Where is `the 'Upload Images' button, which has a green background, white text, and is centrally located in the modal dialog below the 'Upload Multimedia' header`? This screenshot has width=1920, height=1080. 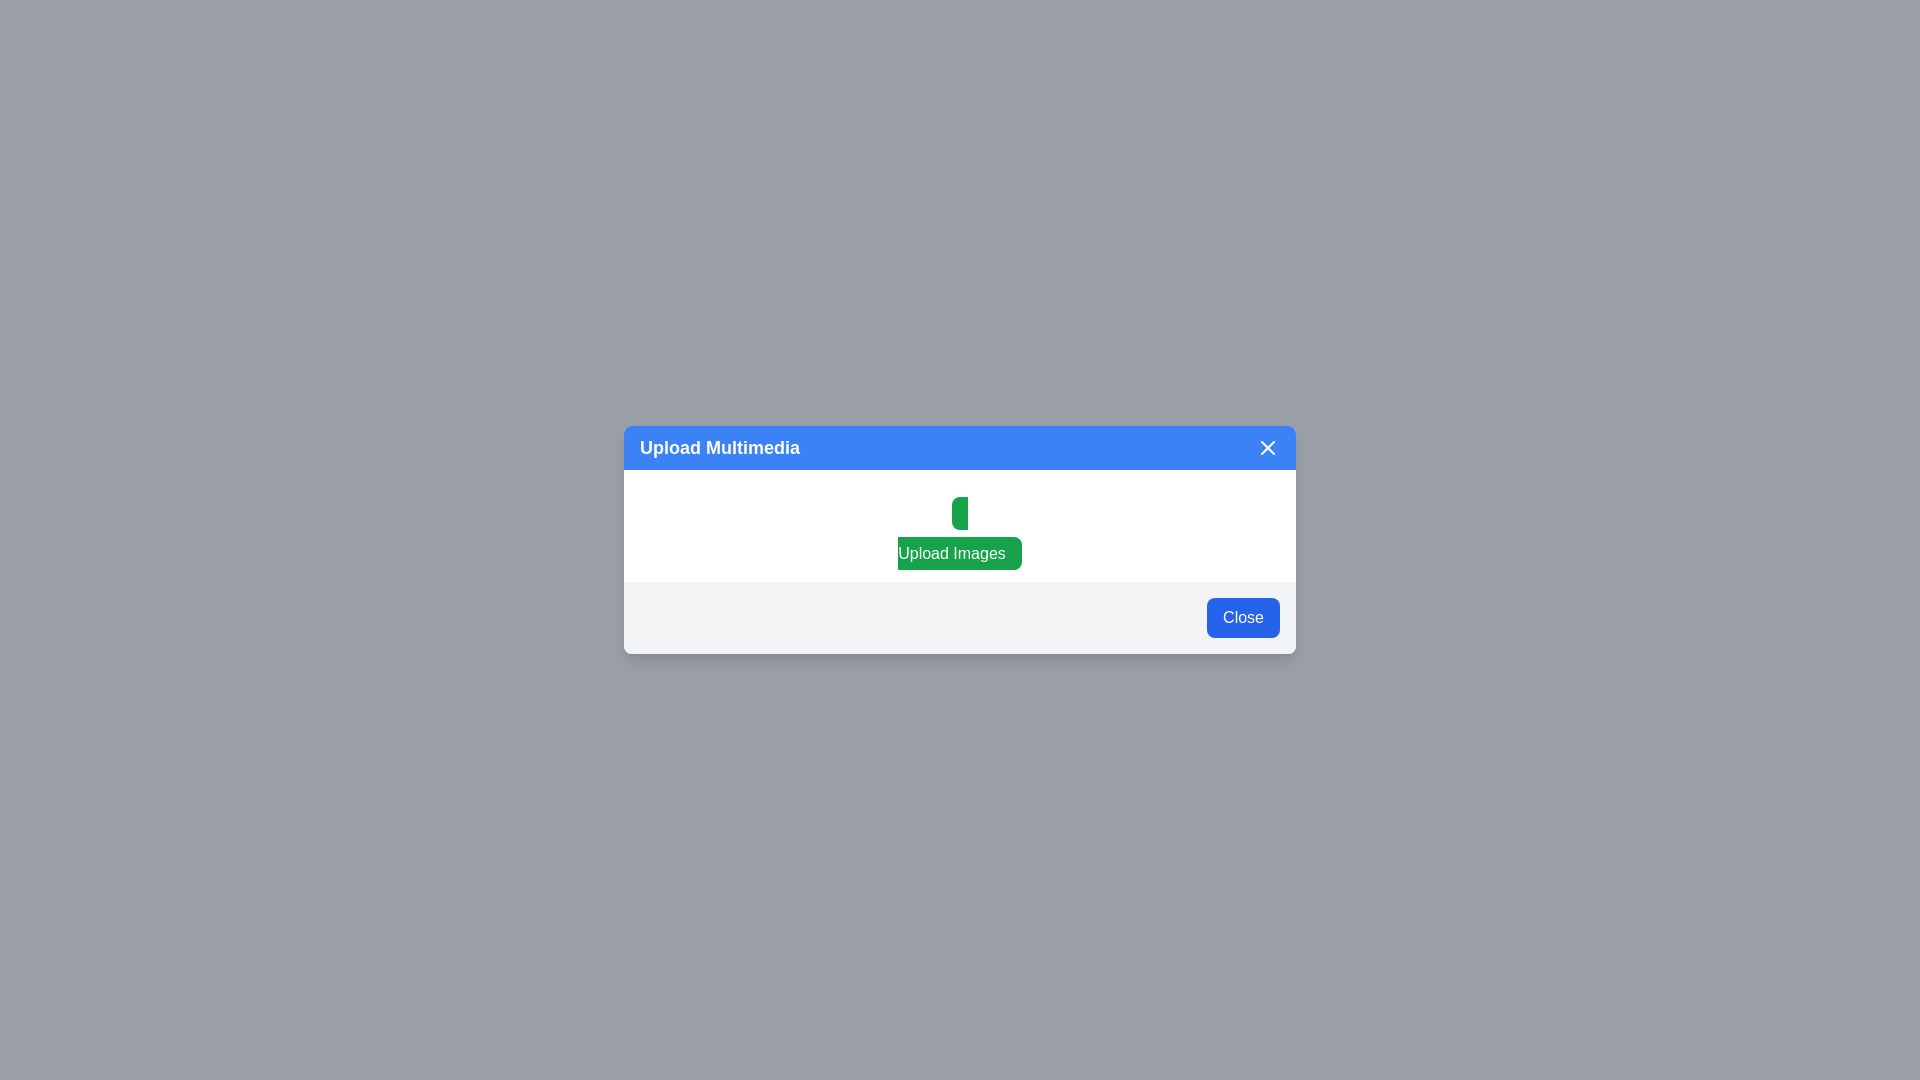 the 'Upload Images' button, which has a green background, white text, and is centrally located in the modal dialog below the 'Upload Multimedia' header is located at coordinates (960, 532).